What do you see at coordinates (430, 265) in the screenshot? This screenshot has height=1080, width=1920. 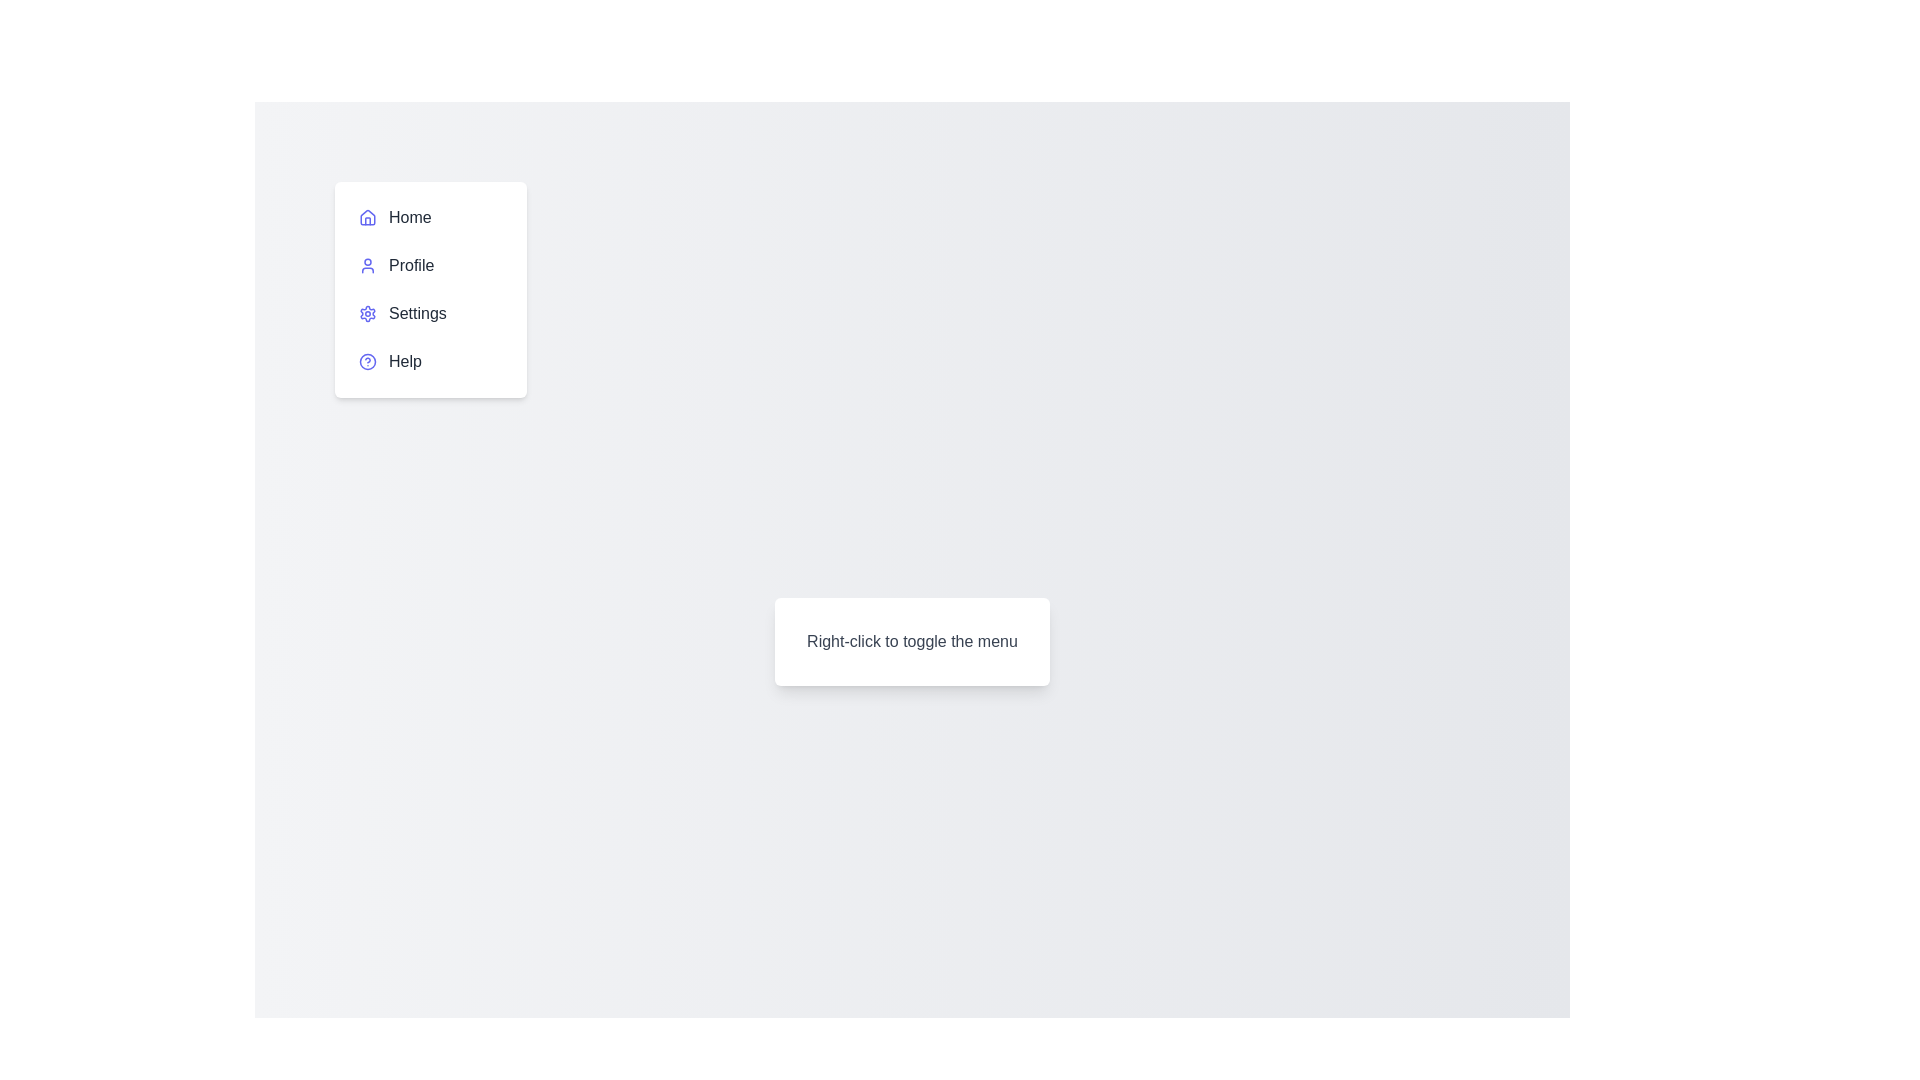 I see `the menu item Profile to highlight it` at bounding box center [430, 265].